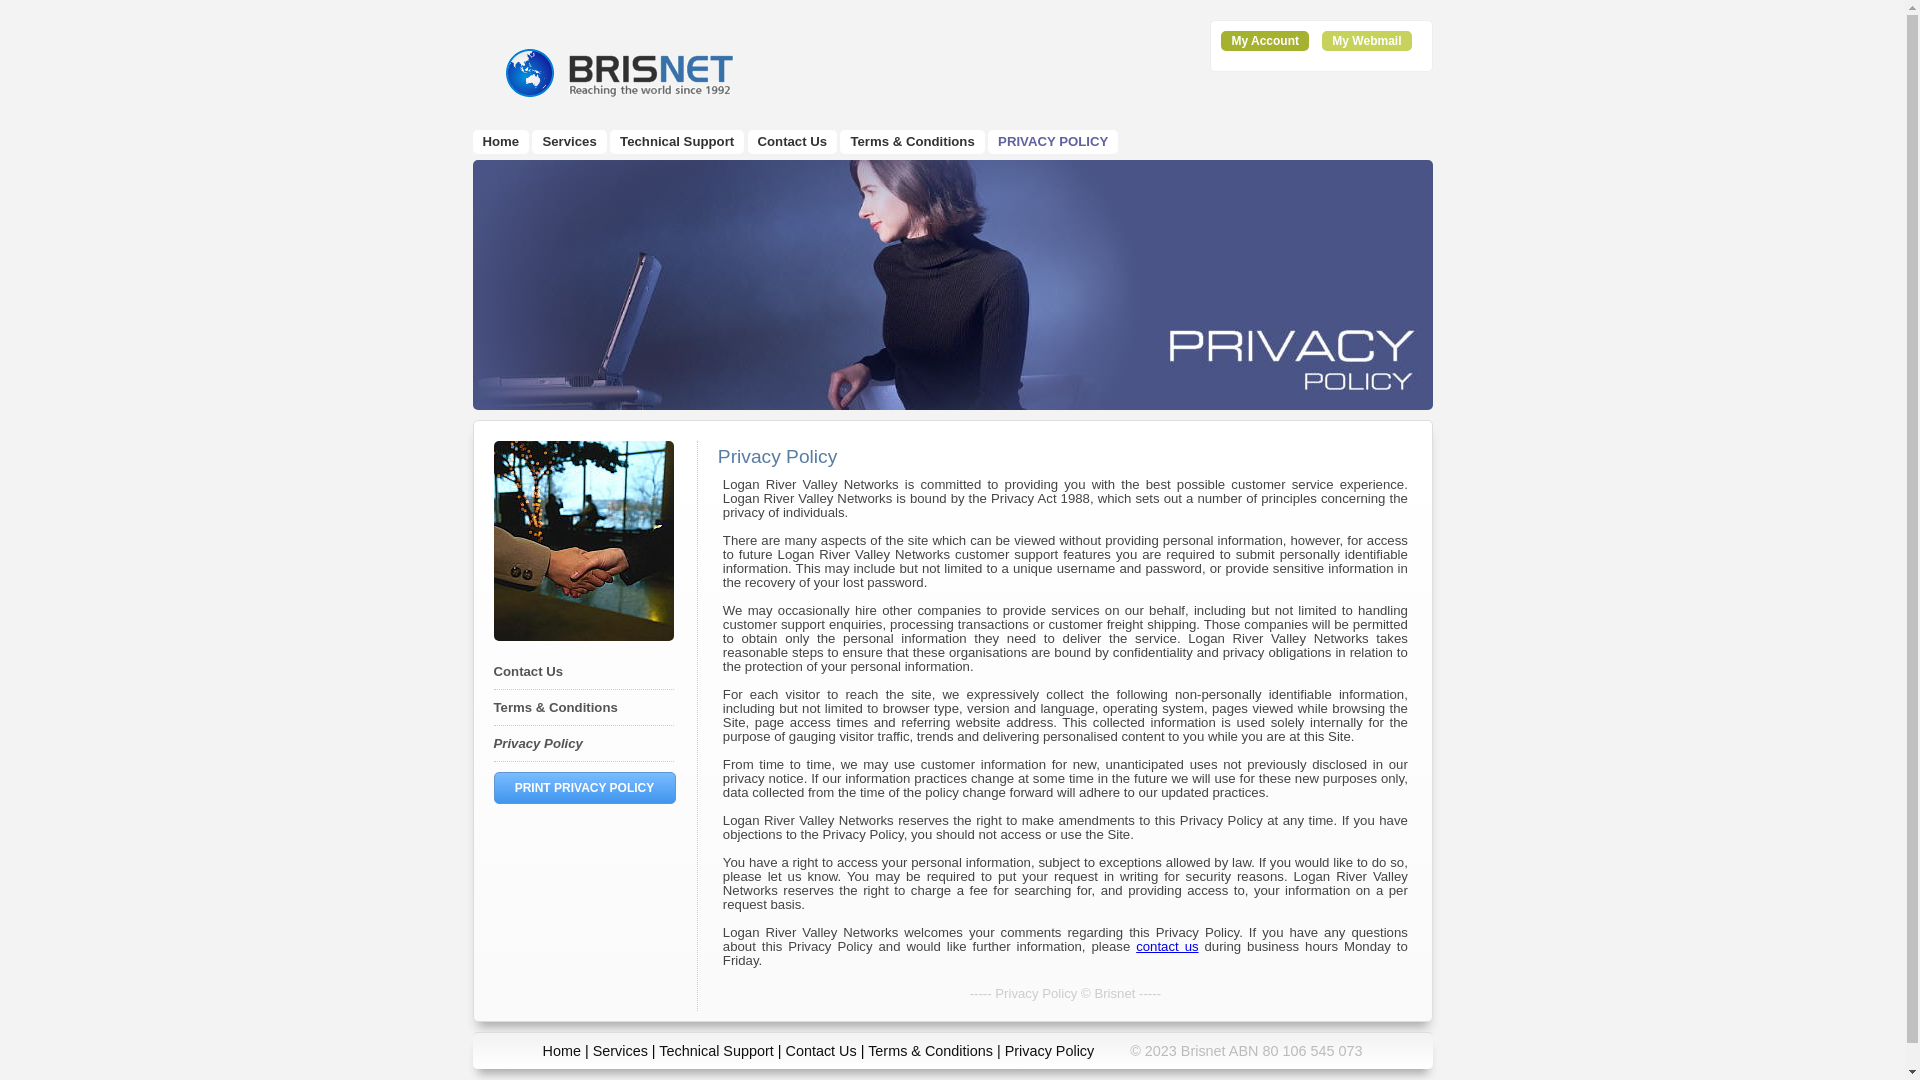 The width and height of the screenshot is (1920, 1080). Describe the element at coordinates (1166, 945) in the screenshot. I see `'contact us'` at that location.